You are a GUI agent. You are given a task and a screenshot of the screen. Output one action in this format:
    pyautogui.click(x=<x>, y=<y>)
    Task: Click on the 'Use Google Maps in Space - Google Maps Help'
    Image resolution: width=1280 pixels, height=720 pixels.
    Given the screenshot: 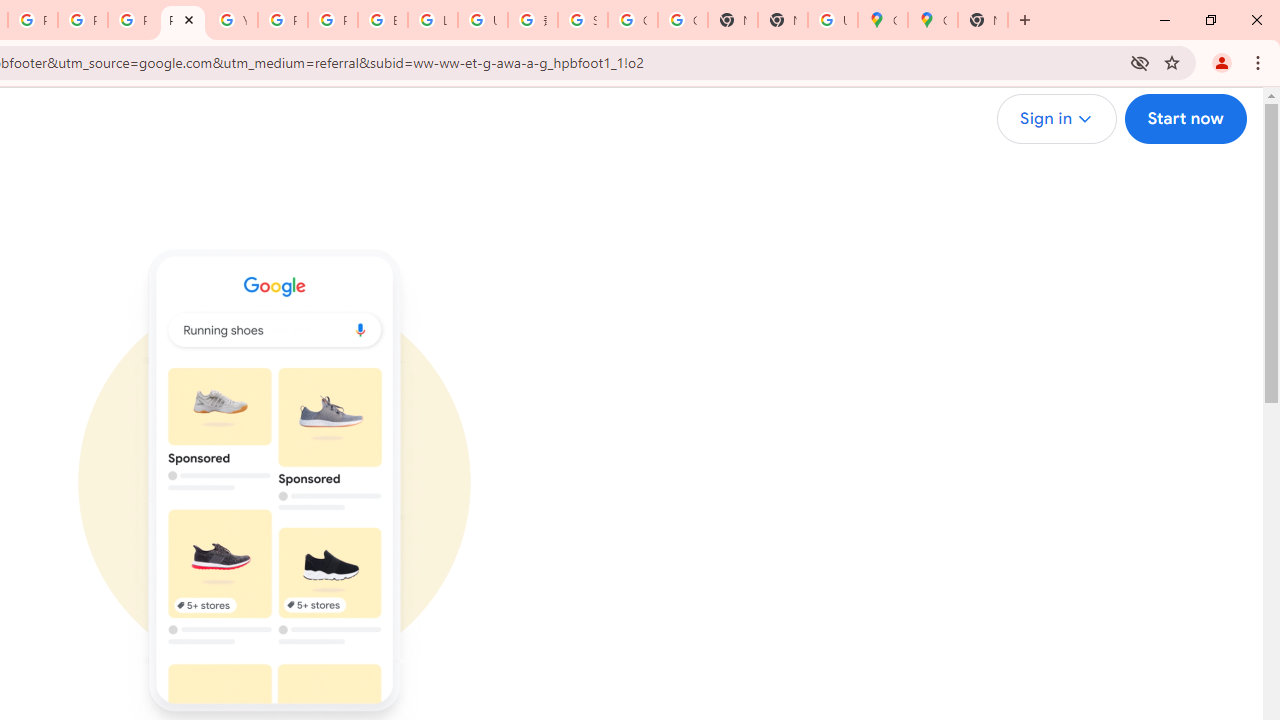 What is the action you would take?
    pyautogui.click(x=832, y=20)
    